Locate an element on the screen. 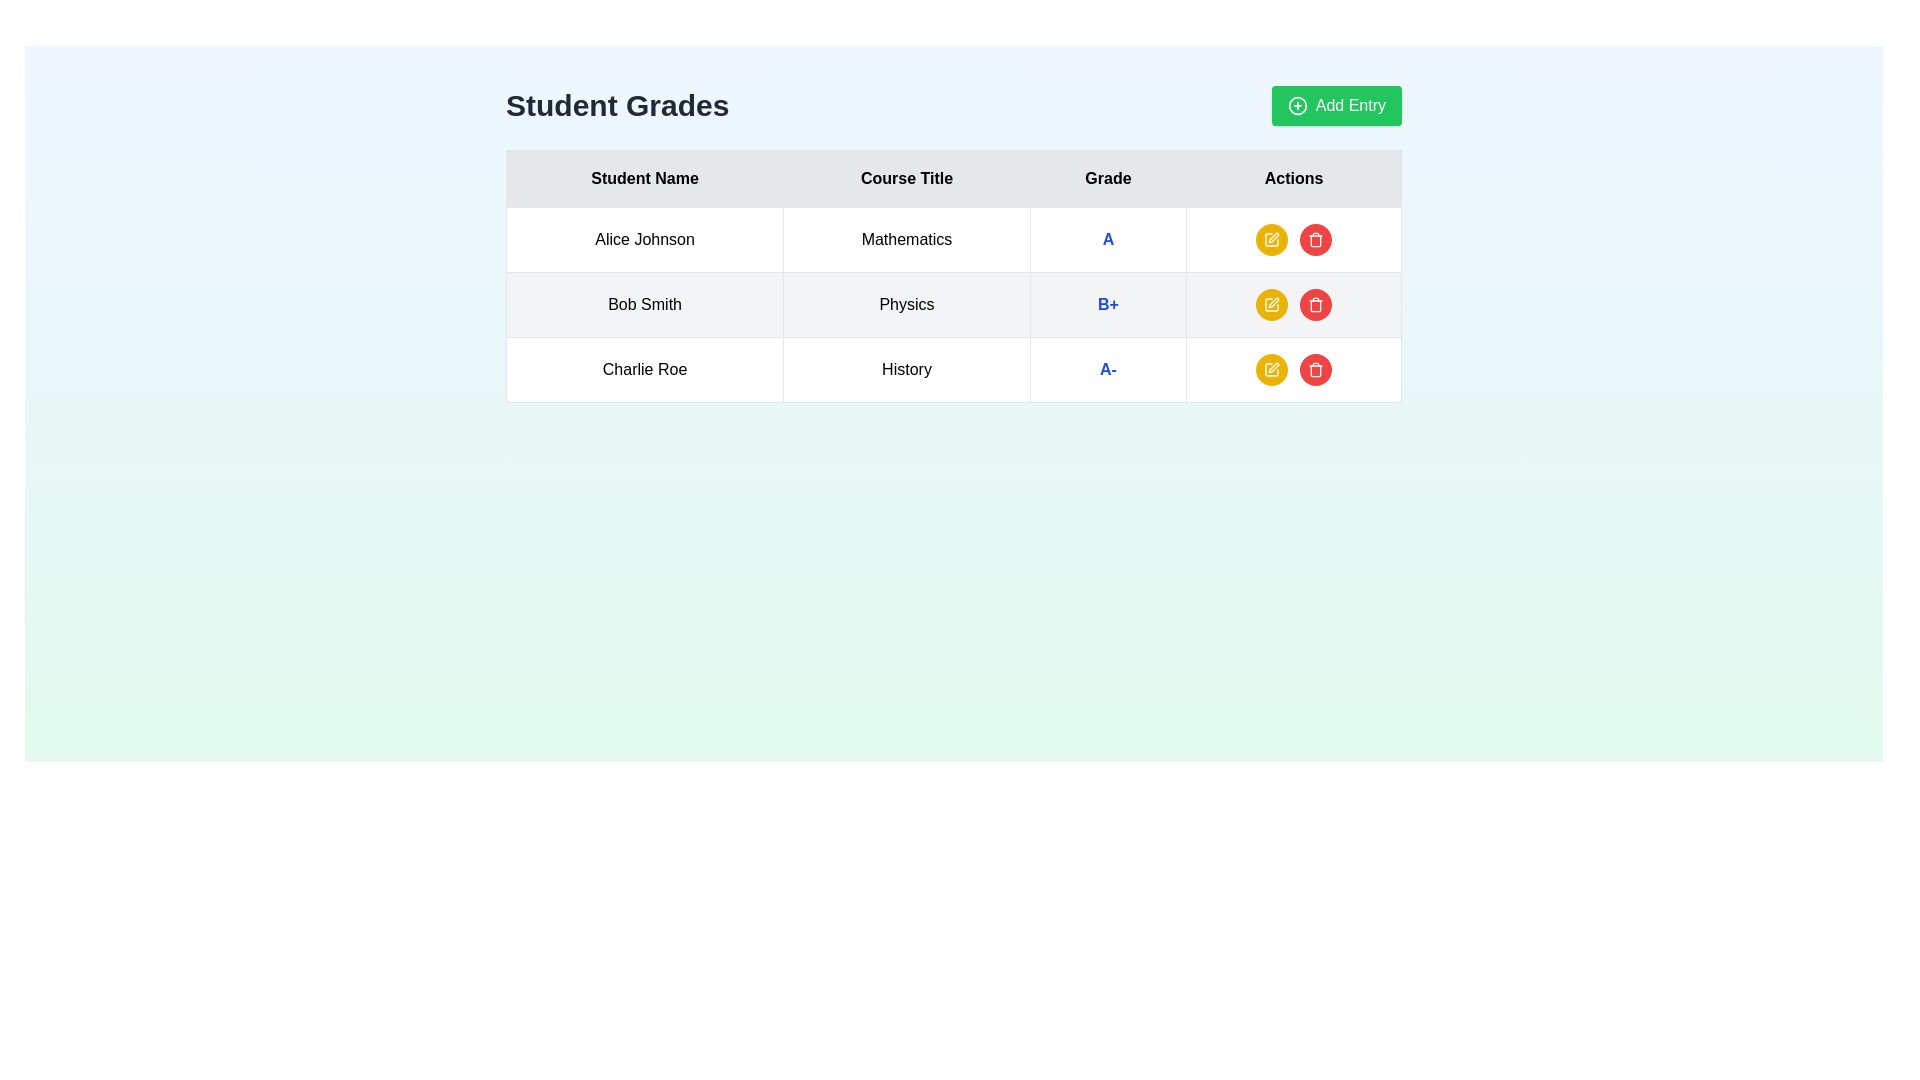 The height and width of the screenshot is (1080, 1920). the 'Mathematics' text display located in the 'Course Title' column of the 'Student Grades' table, positioned between 'Alice Johnson' and 'A' is located at coordinates (906, 238).